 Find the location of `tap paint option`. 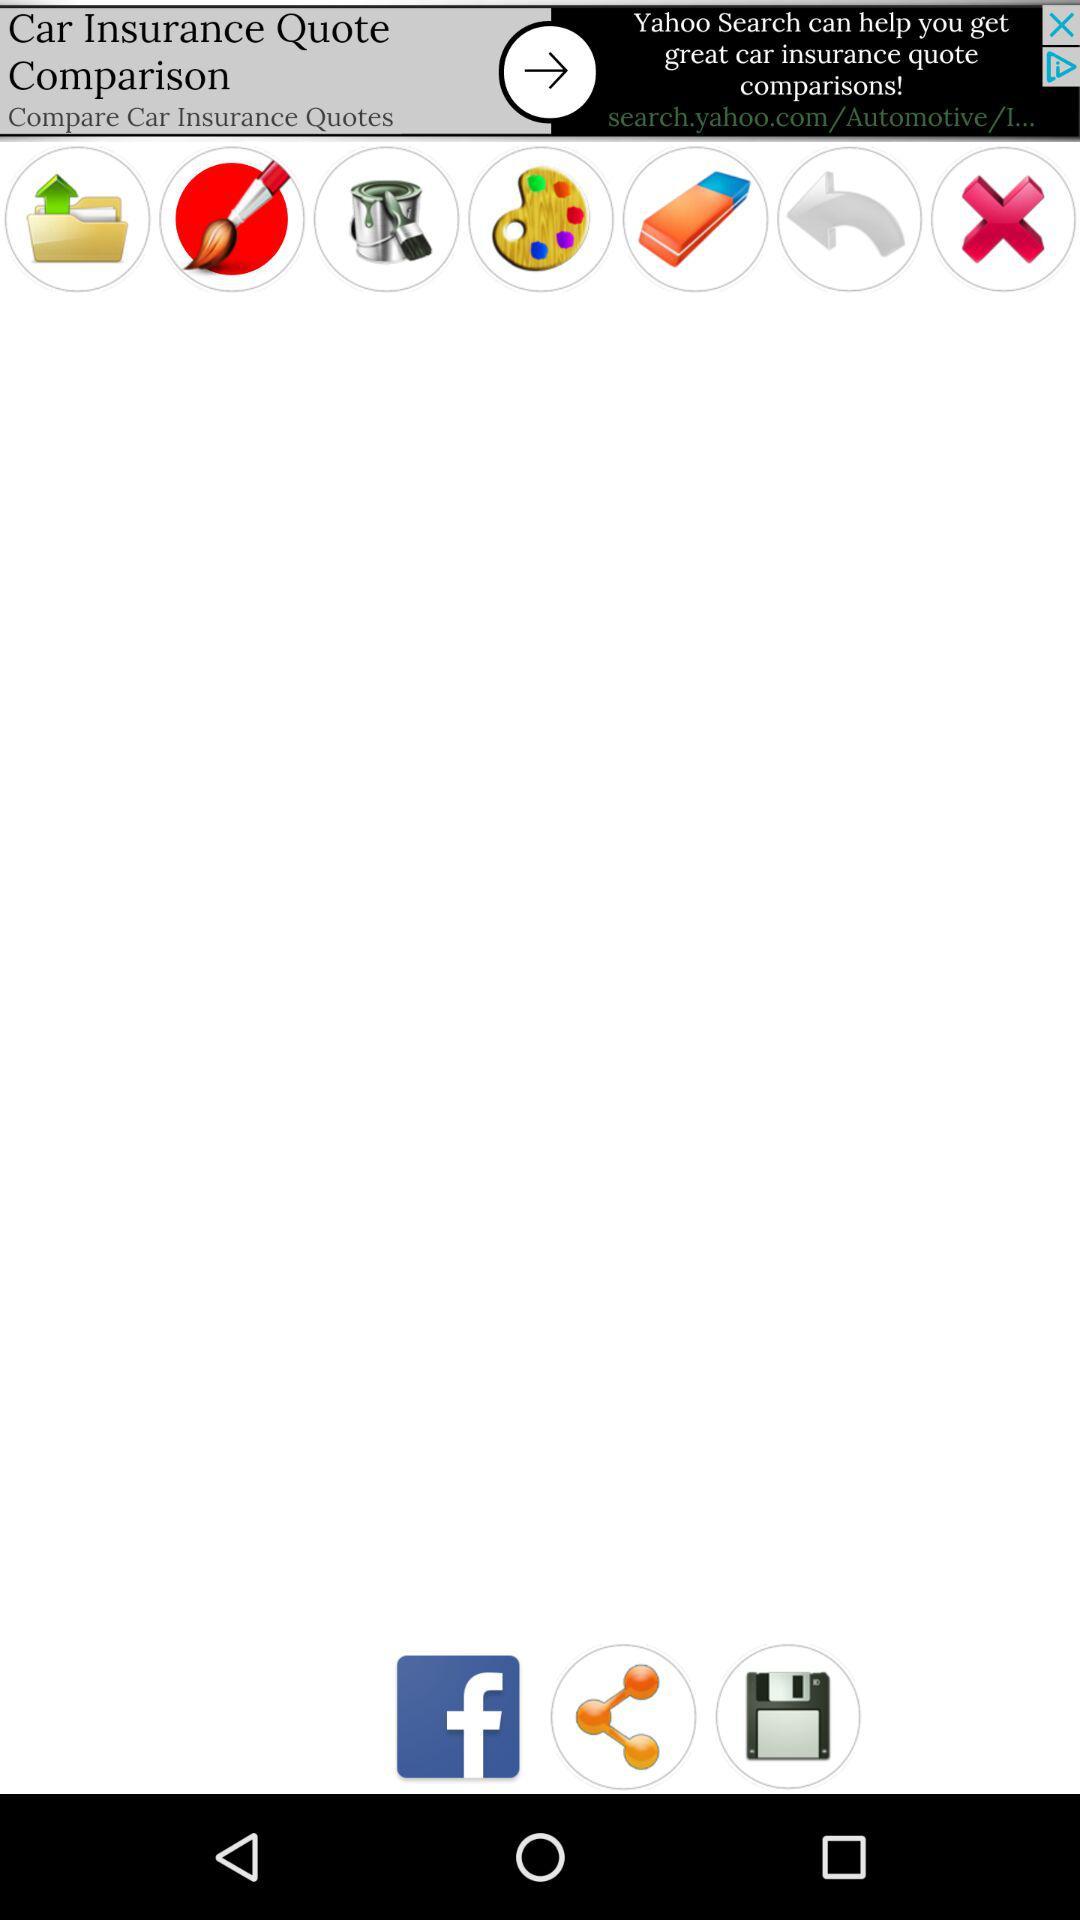

tap paint option is located at coordinates (230, 219).